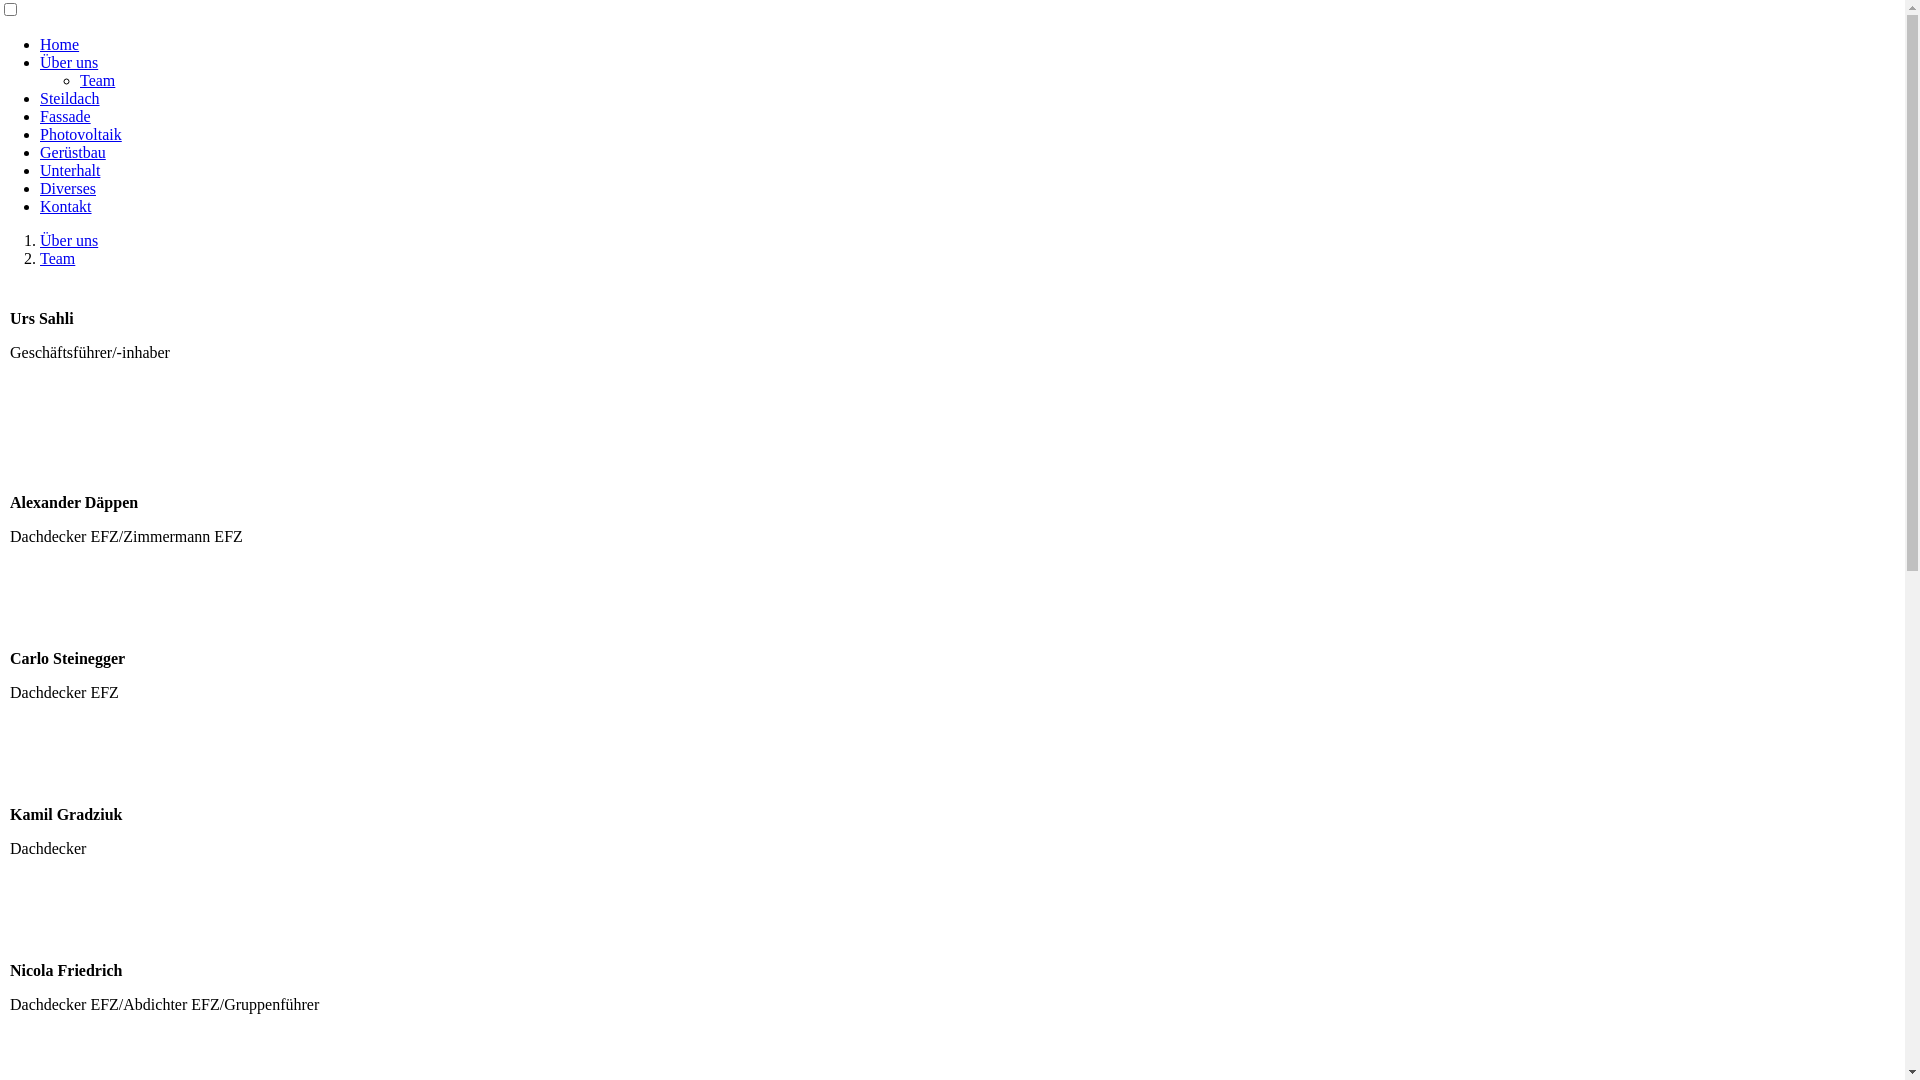  What do you see at coordinates (67, 188) in the screenshot?
I see `'Diverses'` at bounding box center [67, 188].